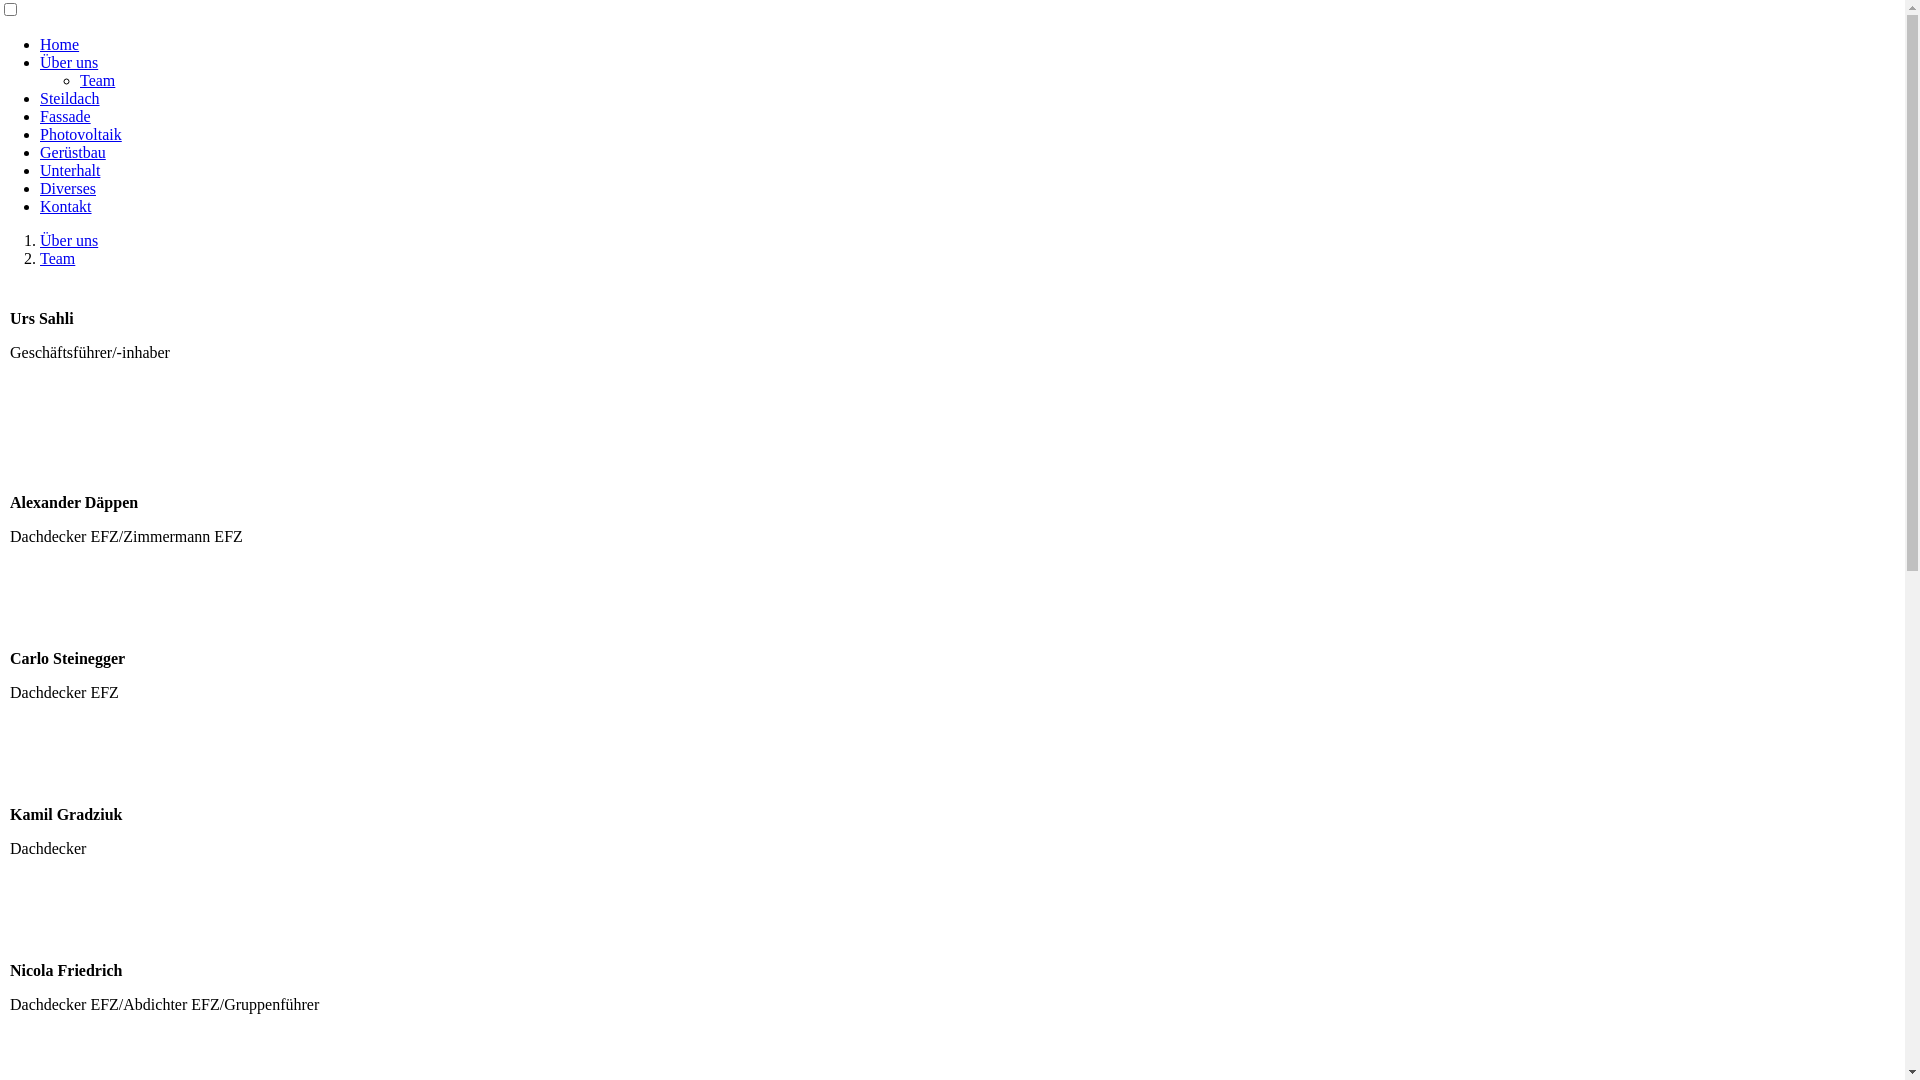  What do you see at coordinates (67, 188) in the screenshot?
I see `'Diverses'` at bounding box center [67, 188].